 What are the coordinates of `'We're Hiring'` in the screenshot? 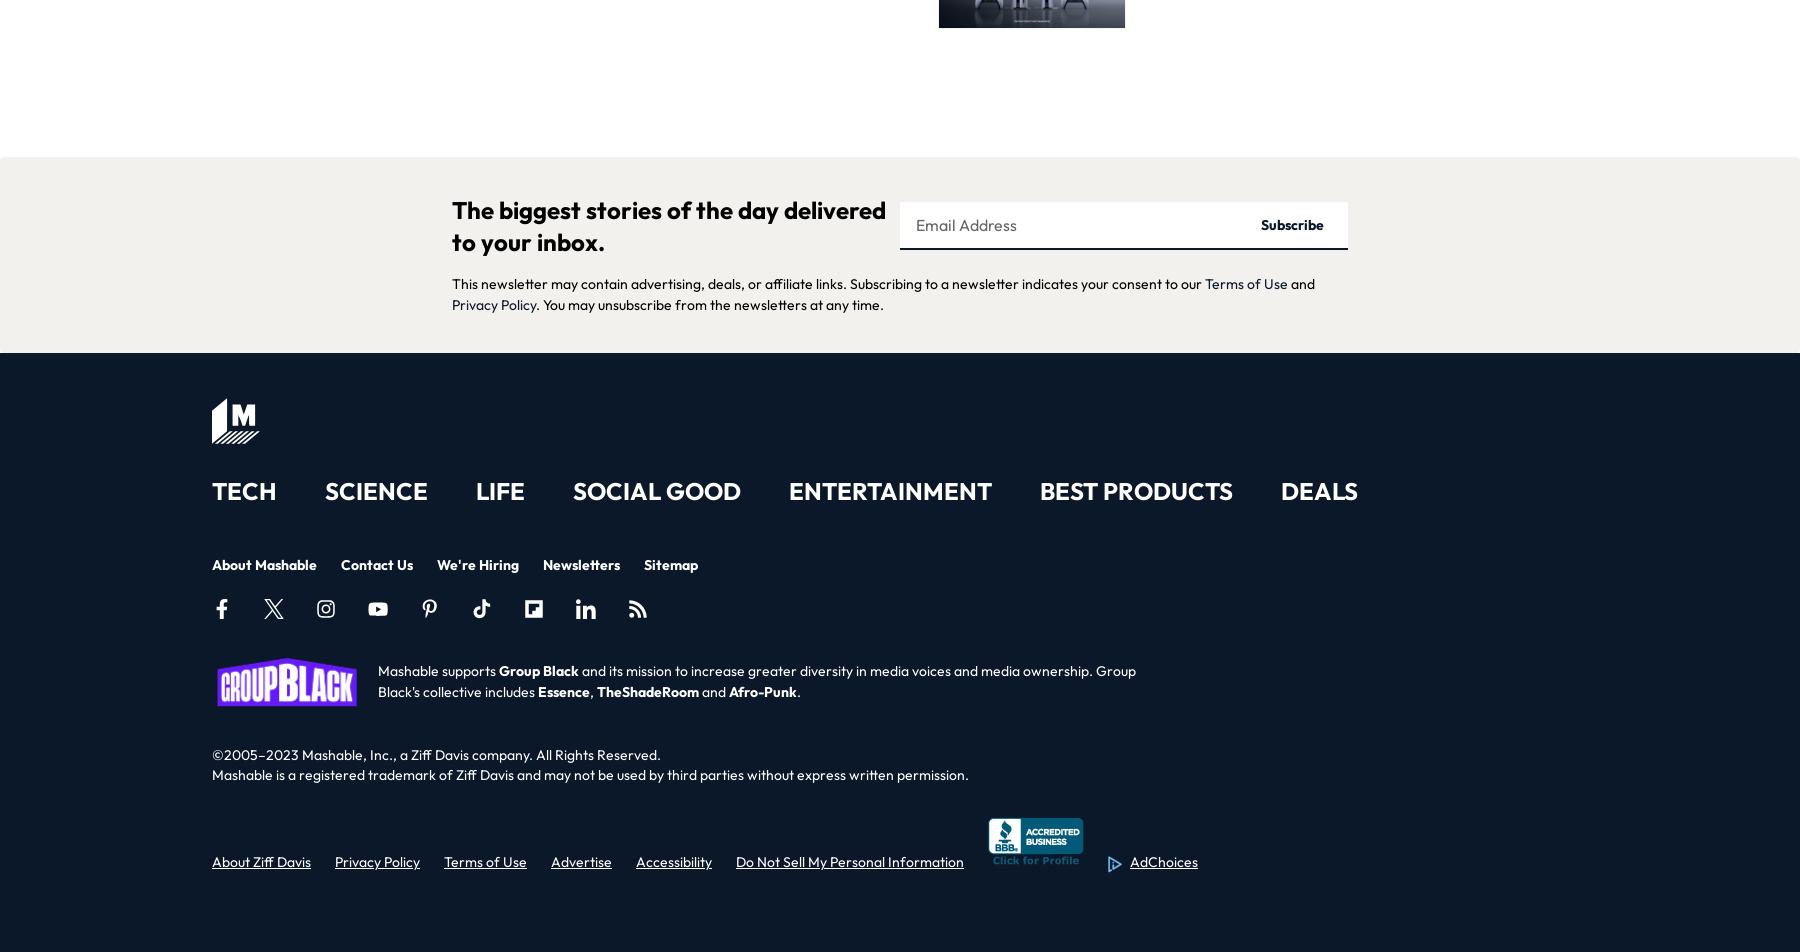 It's located at (477, 563).